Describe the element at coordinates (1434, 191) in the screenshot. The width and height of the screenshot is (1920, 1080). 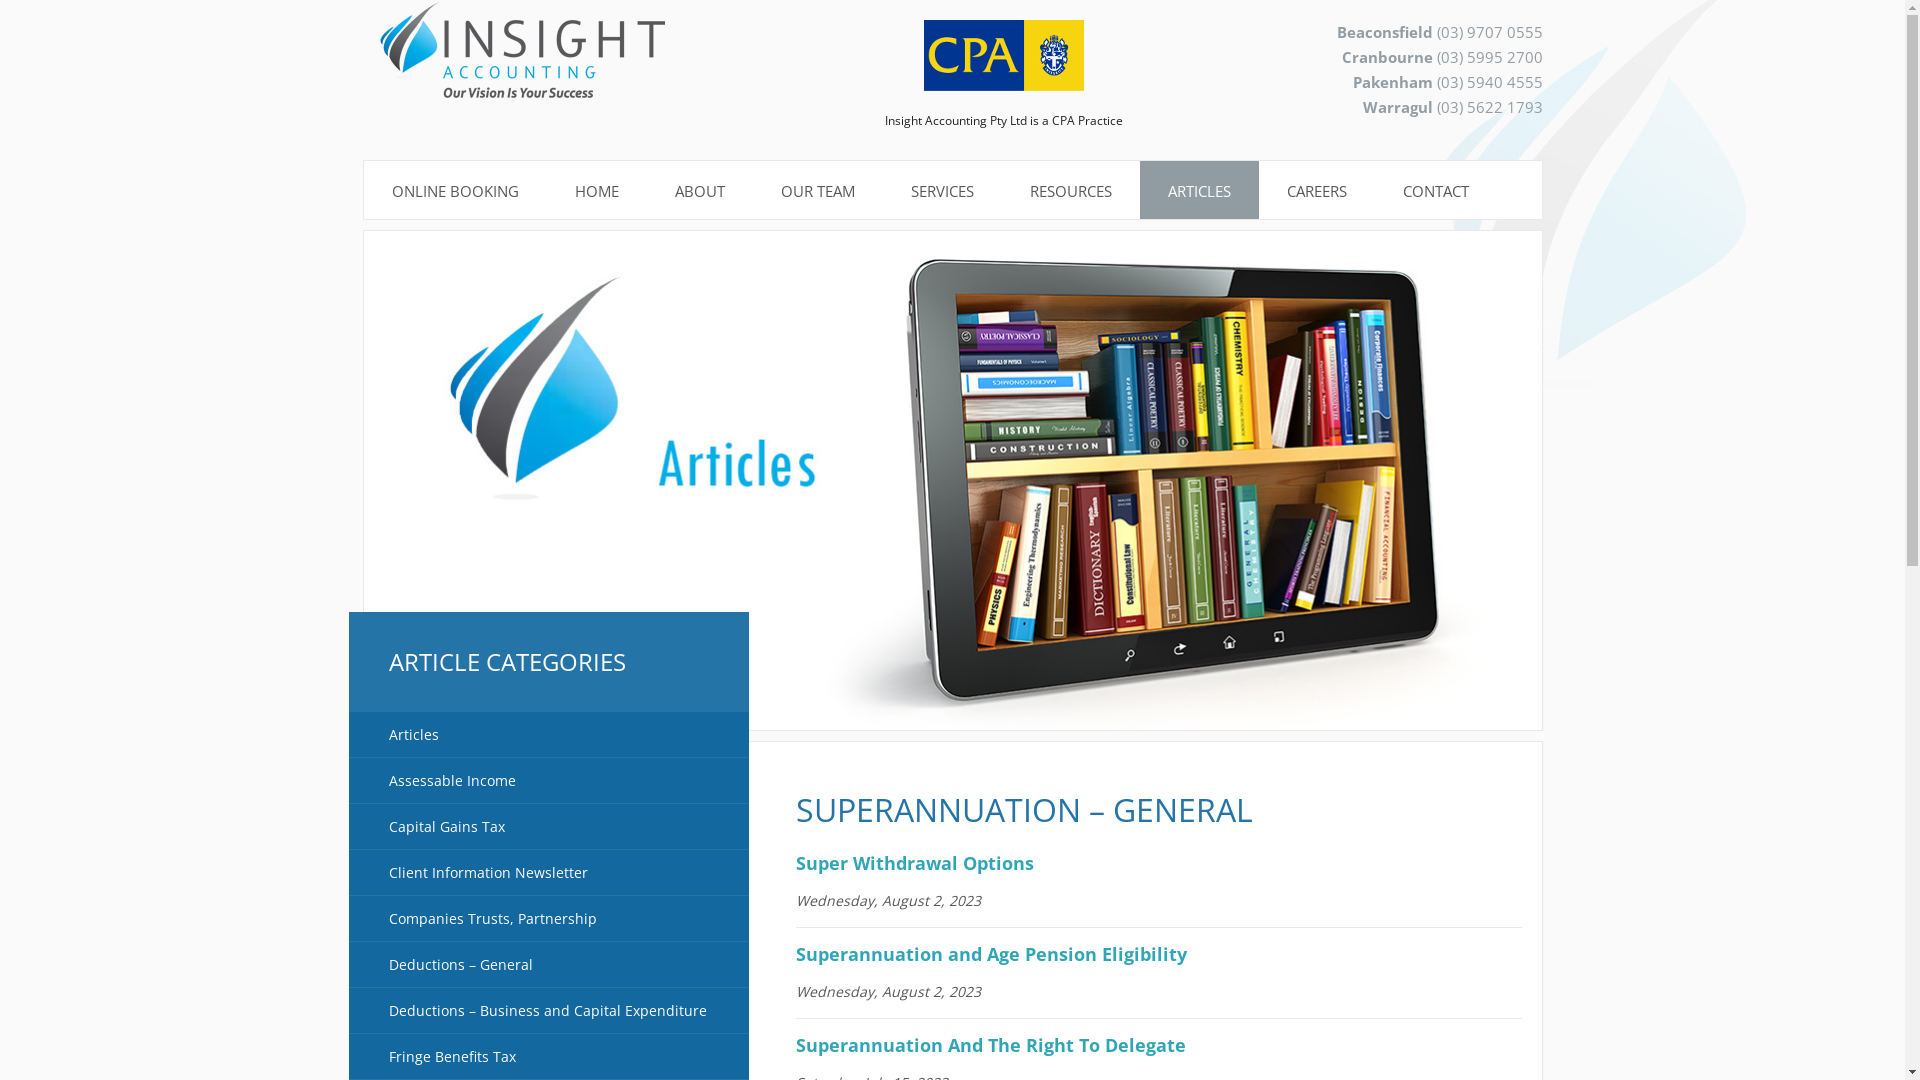
I see `'CONTACT'` at that location.